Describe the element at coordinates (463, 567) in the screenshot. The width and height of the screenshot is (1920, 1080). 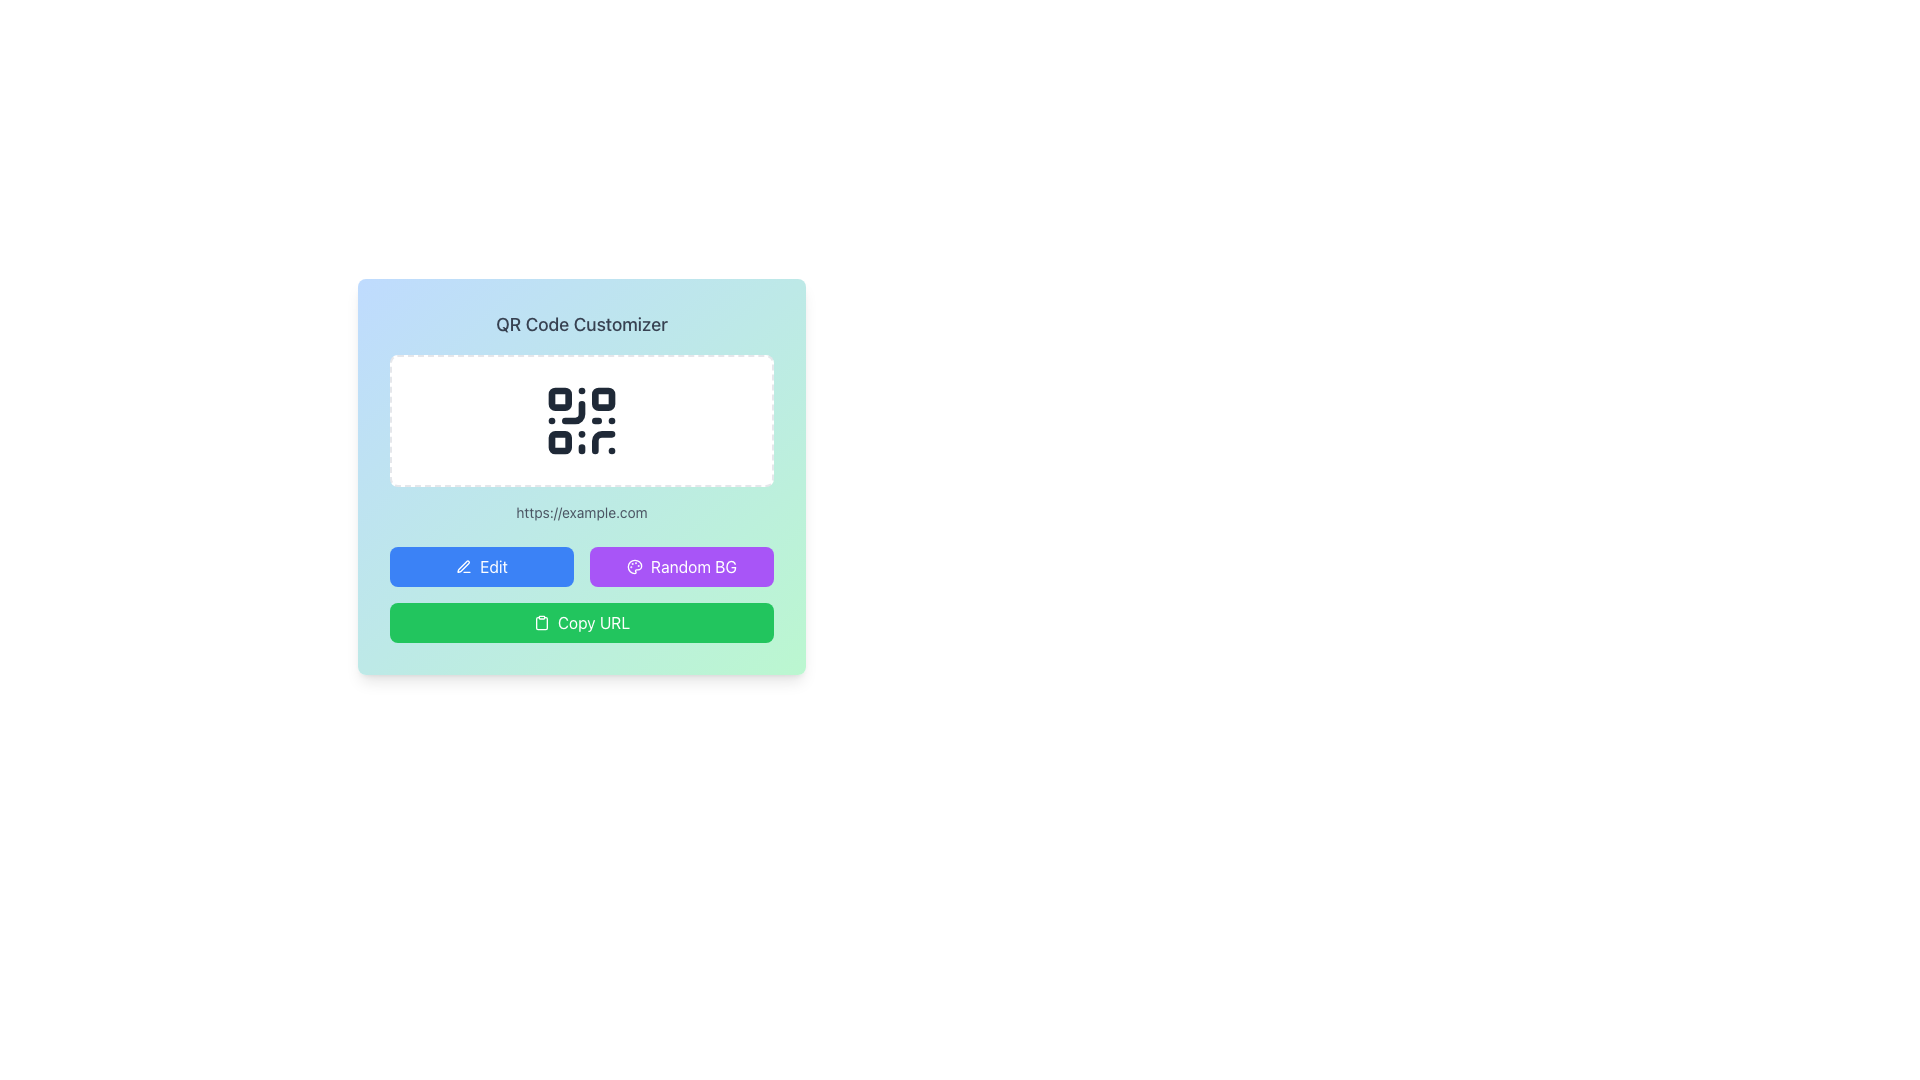
I see `the edit icon, which is a minimalistic pen-like graphic located to the left of the text 'Edit' within the button at the bottom left of the card containing the QR code` at that location.